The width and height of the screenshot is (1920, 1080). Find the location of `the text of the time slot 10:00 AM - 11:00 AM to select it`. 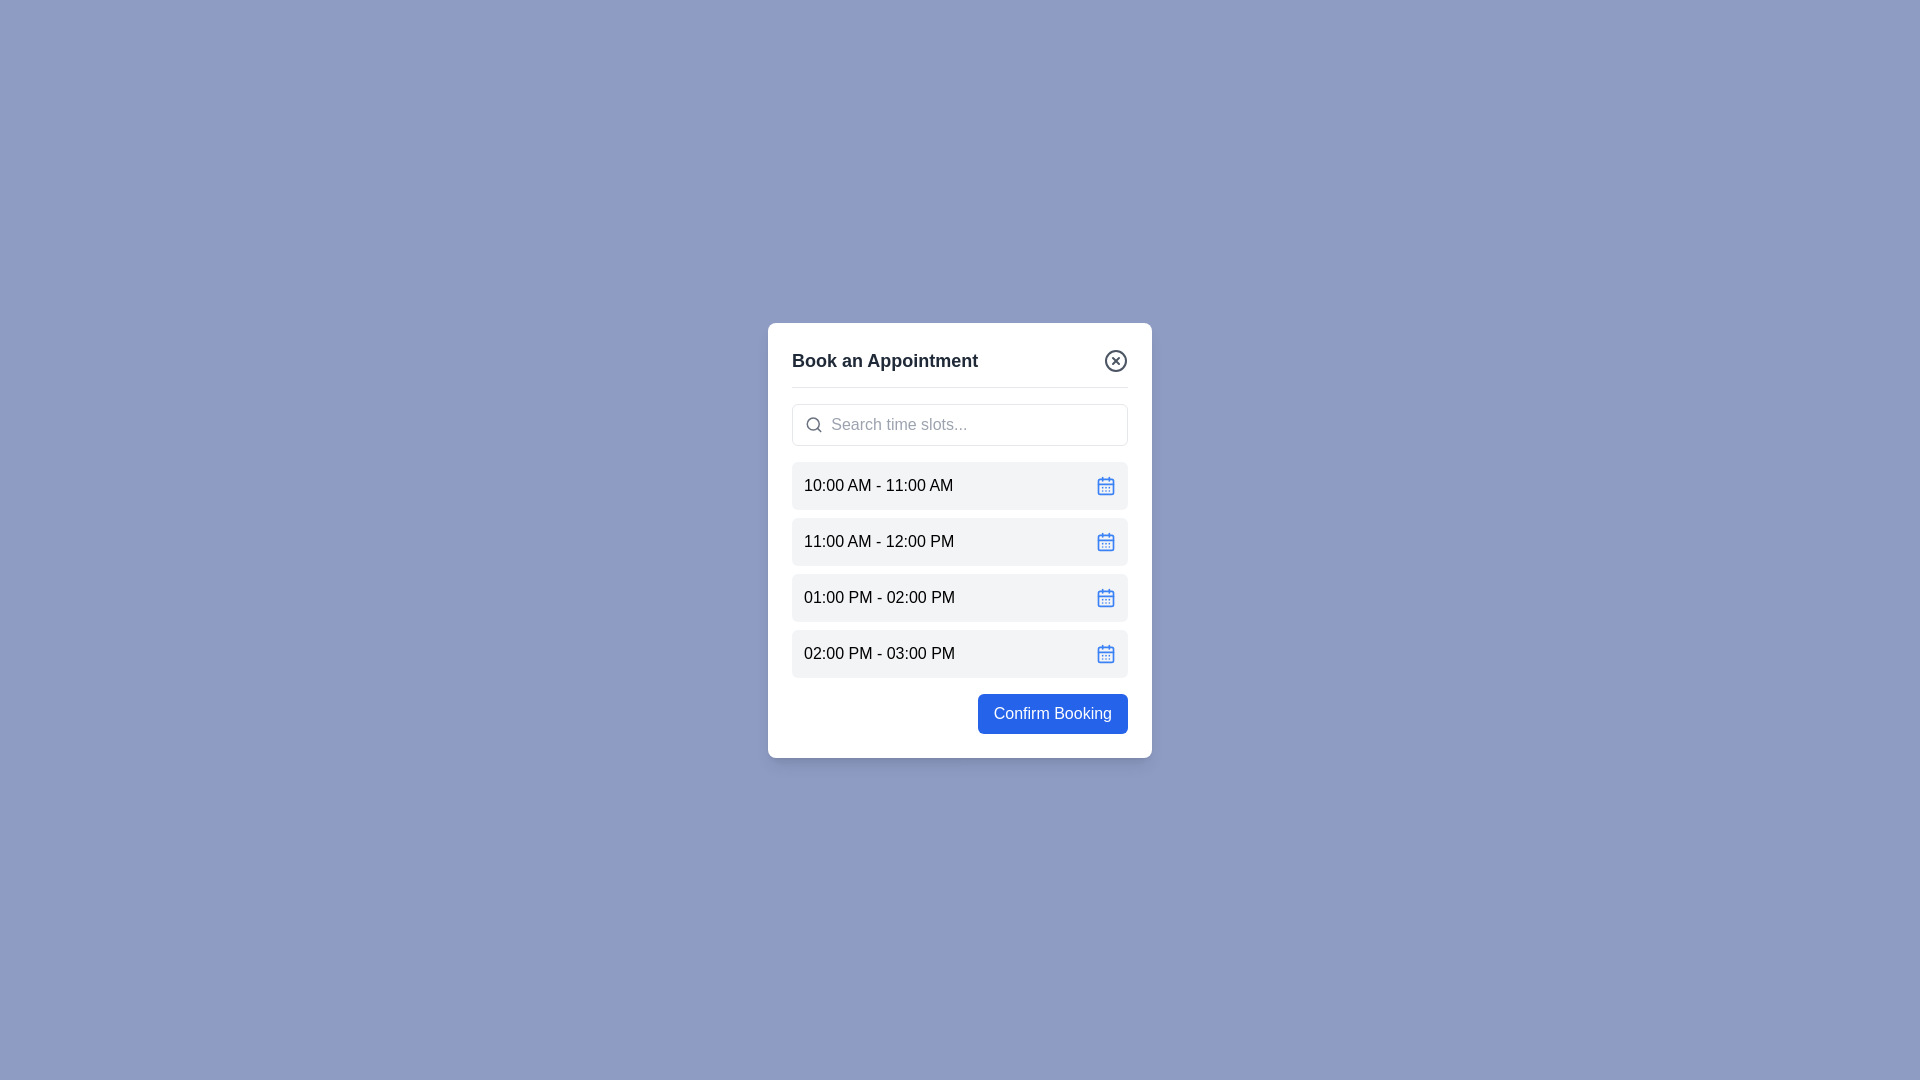

the text of the time slot 10:00 AM - 11:00 AM to select it is located at coordinates (878, 485).